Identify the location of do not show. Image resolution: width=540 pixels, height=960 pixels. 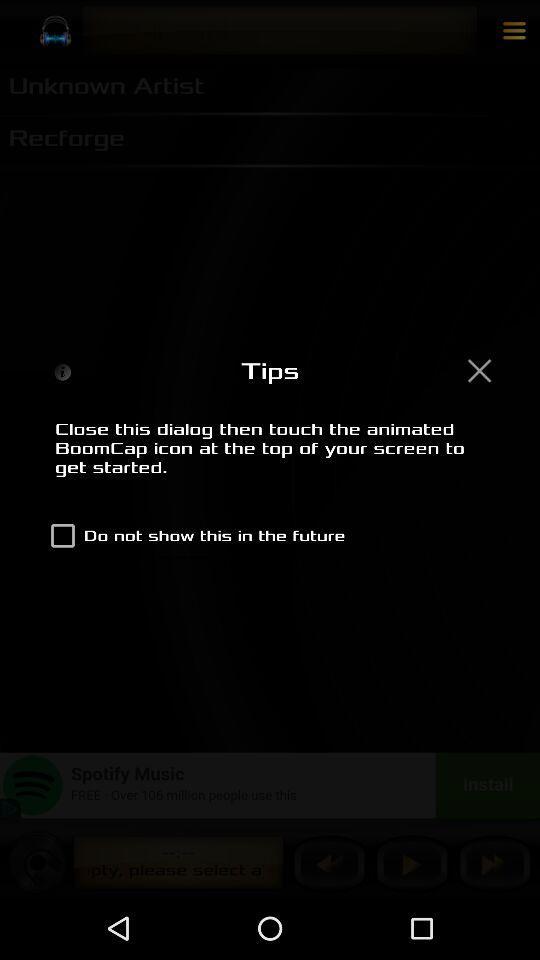
(193, 534).